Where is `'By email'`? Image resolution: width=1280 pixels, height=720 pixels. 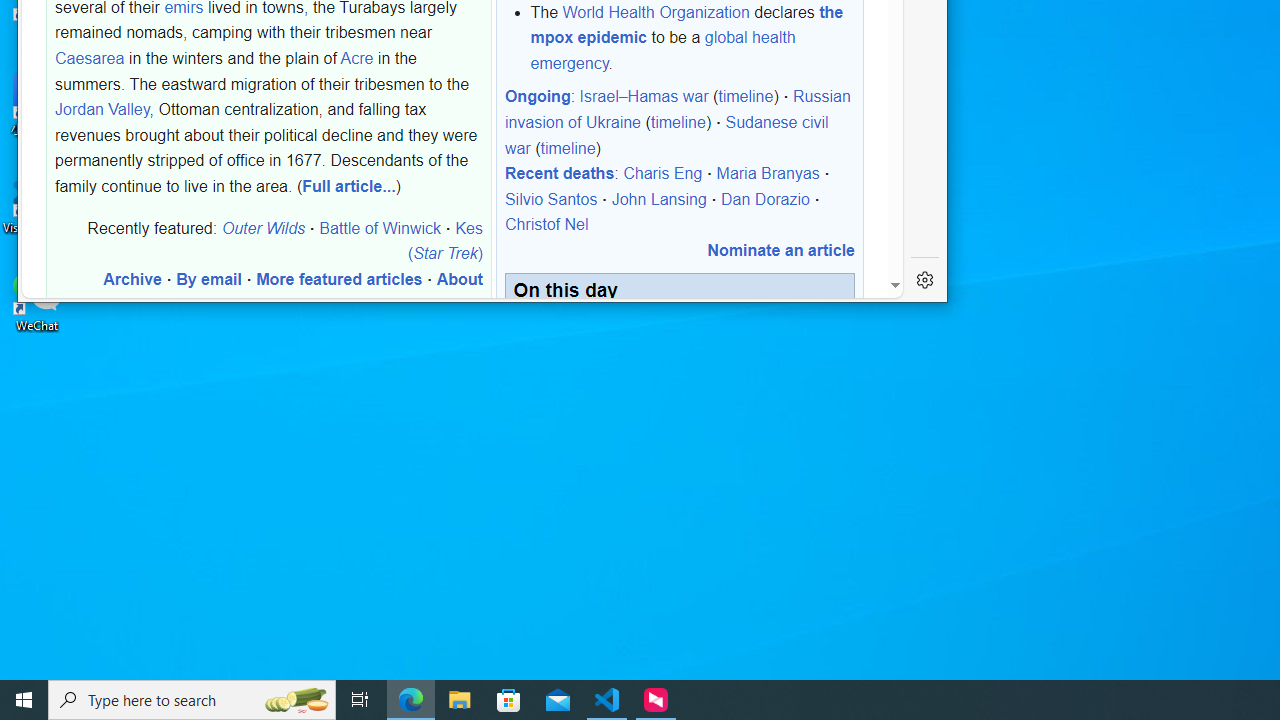 'By email' is located at coordinates (209, 279).